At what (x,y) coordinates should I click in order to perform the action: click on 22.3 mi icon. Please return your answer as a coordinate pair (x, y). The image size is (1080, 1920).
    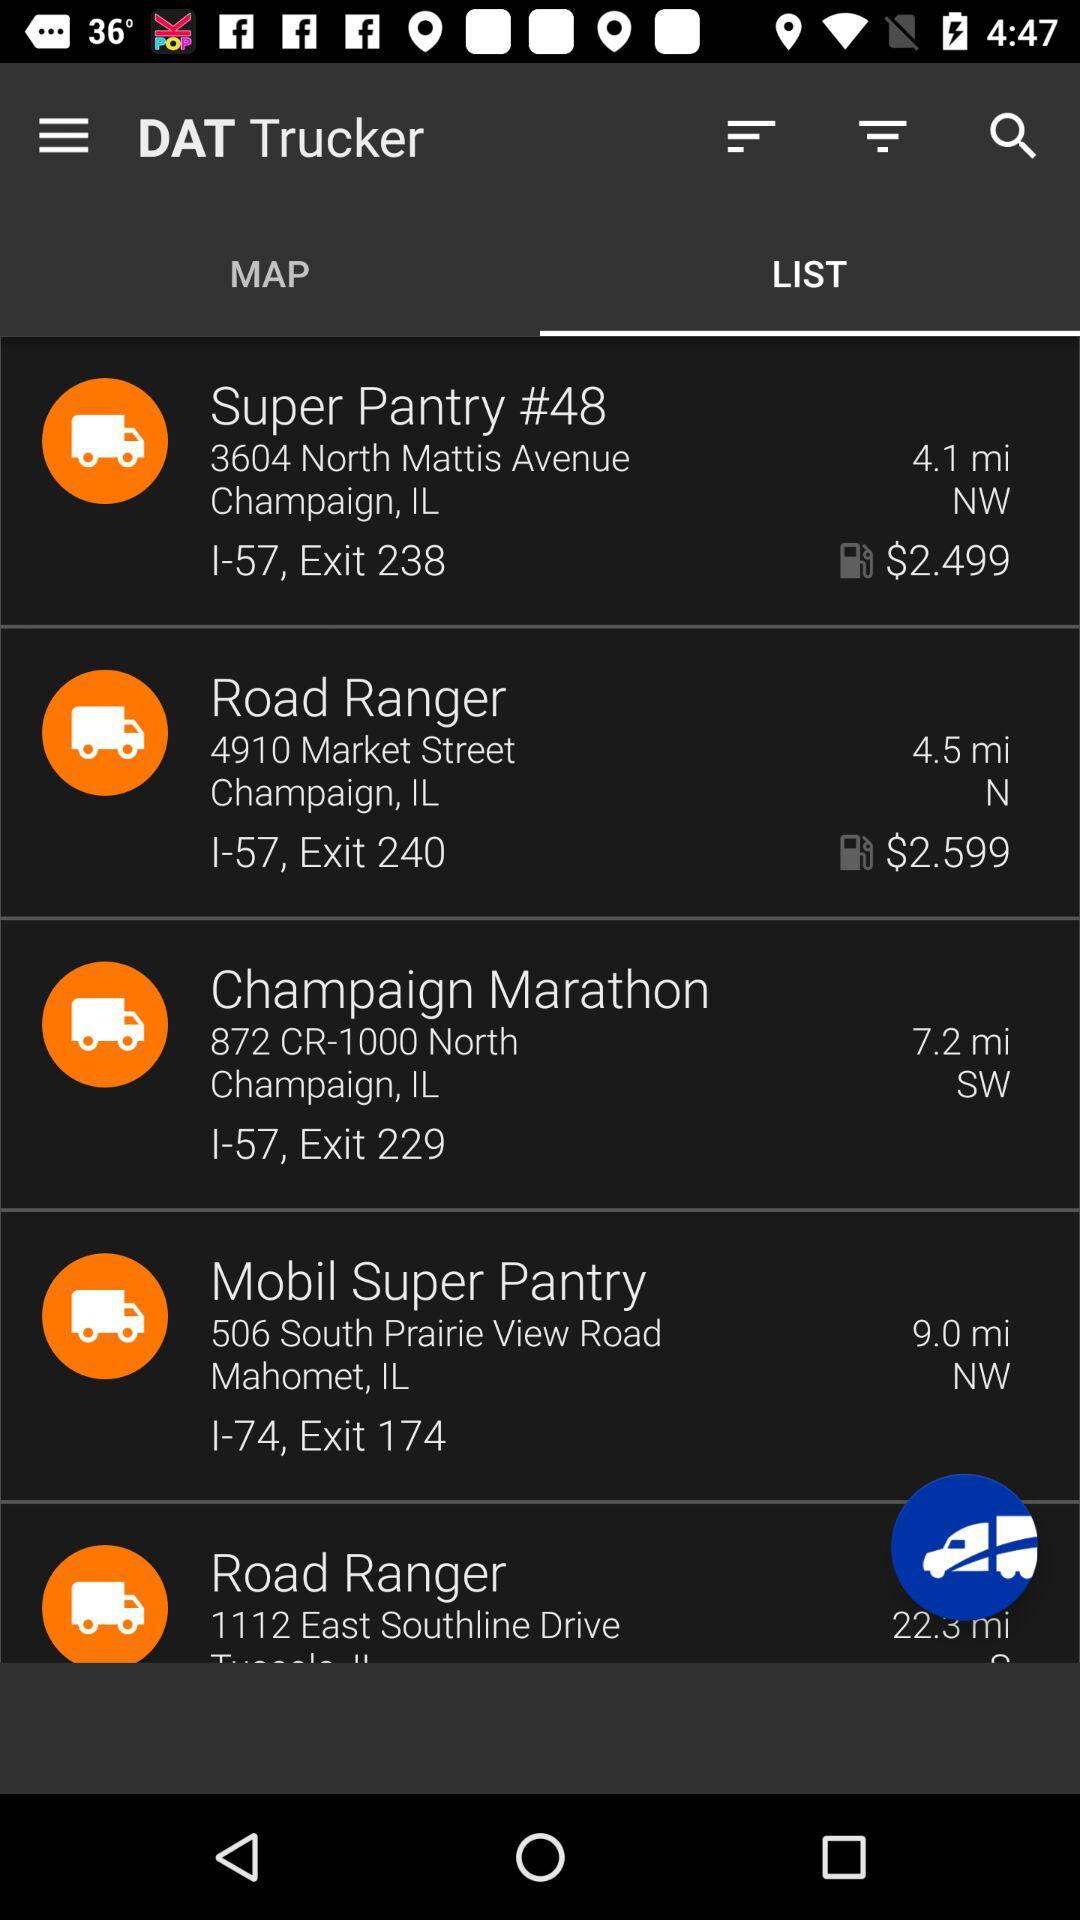
    Looking at the image, I should click on (950, 1625).